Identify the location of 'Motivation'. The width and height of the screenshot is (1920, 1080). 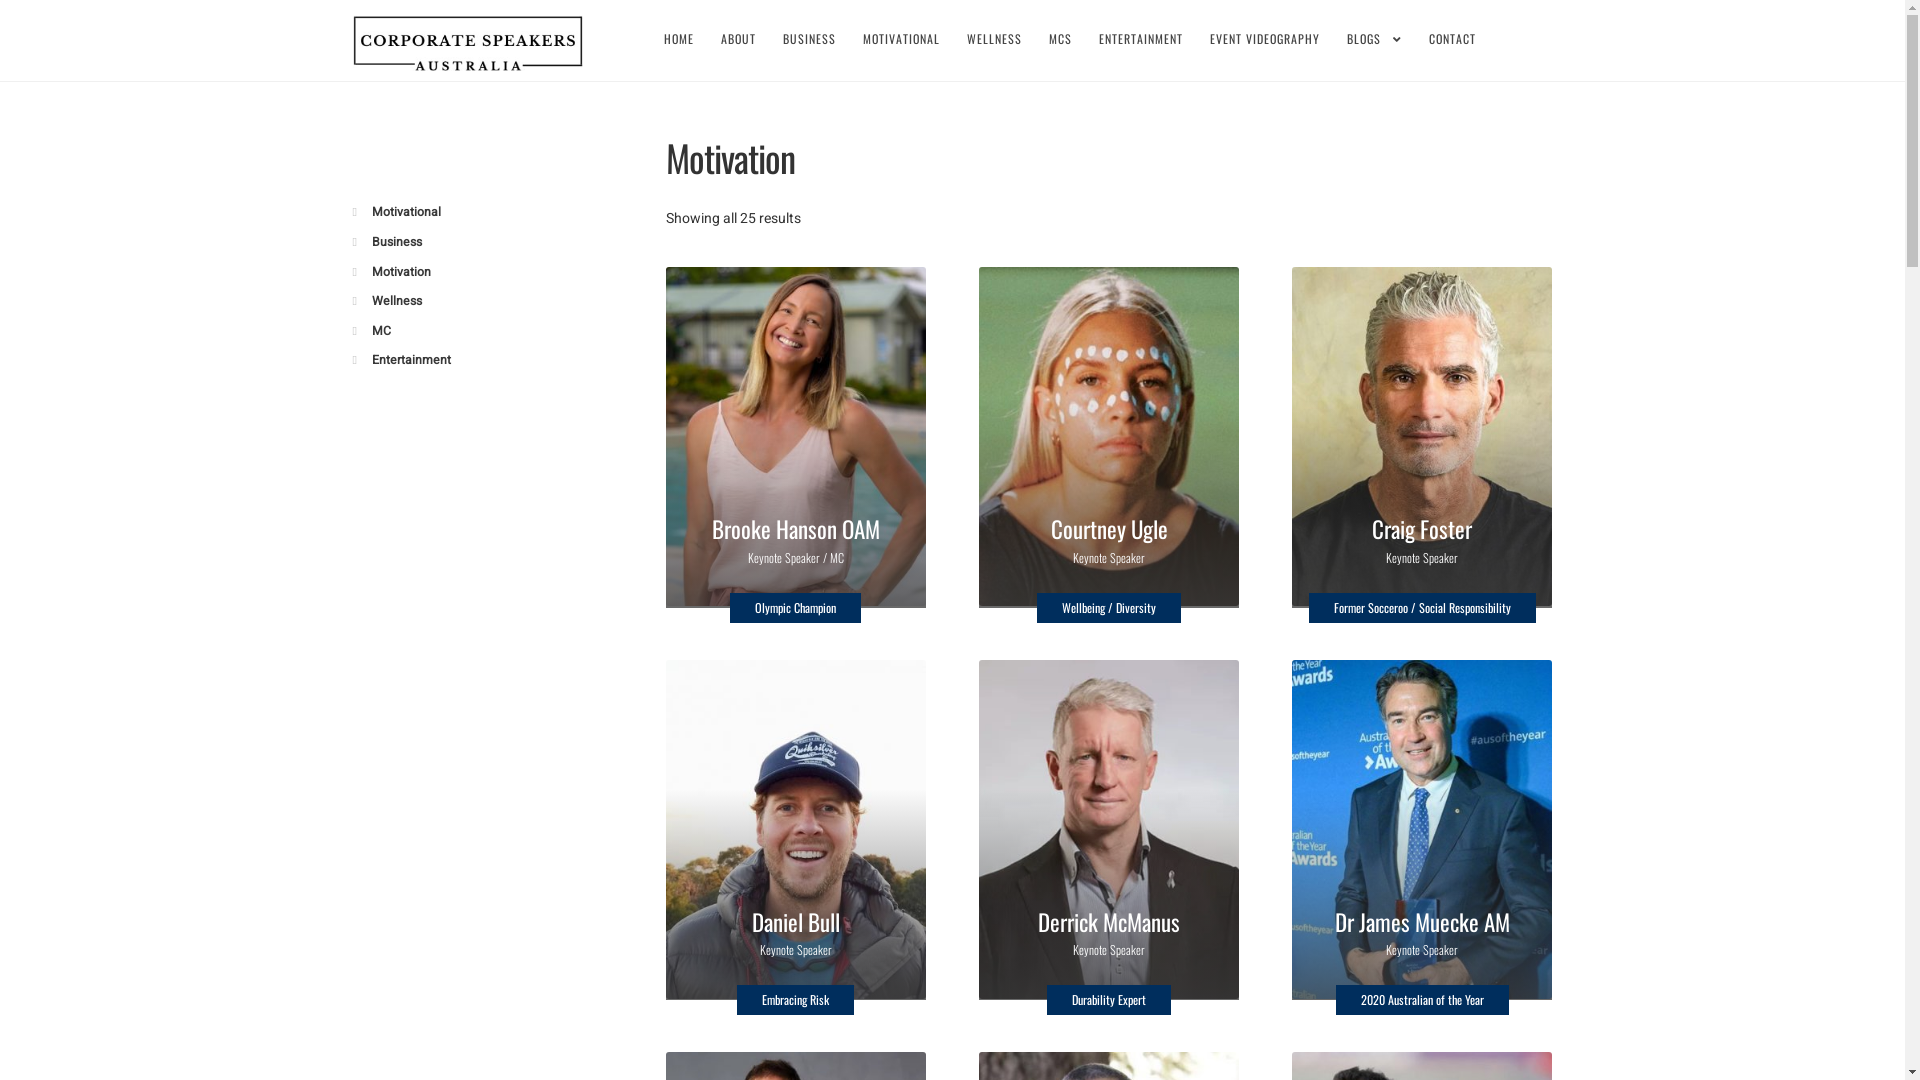
(372, 272).